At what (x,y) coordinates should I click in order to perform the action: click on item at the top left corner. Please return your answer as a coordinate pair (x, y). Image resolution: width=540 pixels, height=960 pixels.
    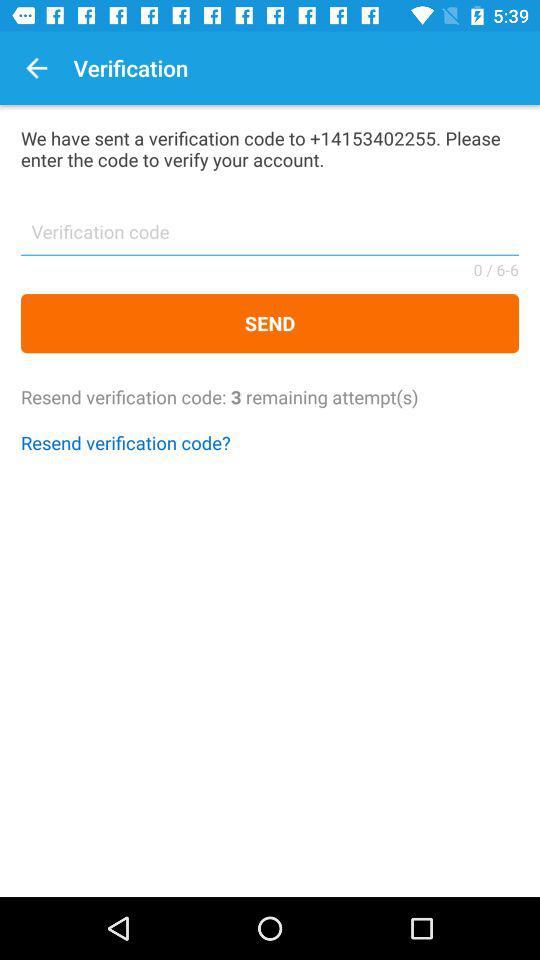
    Looking at the image, I should click on (36, 68).